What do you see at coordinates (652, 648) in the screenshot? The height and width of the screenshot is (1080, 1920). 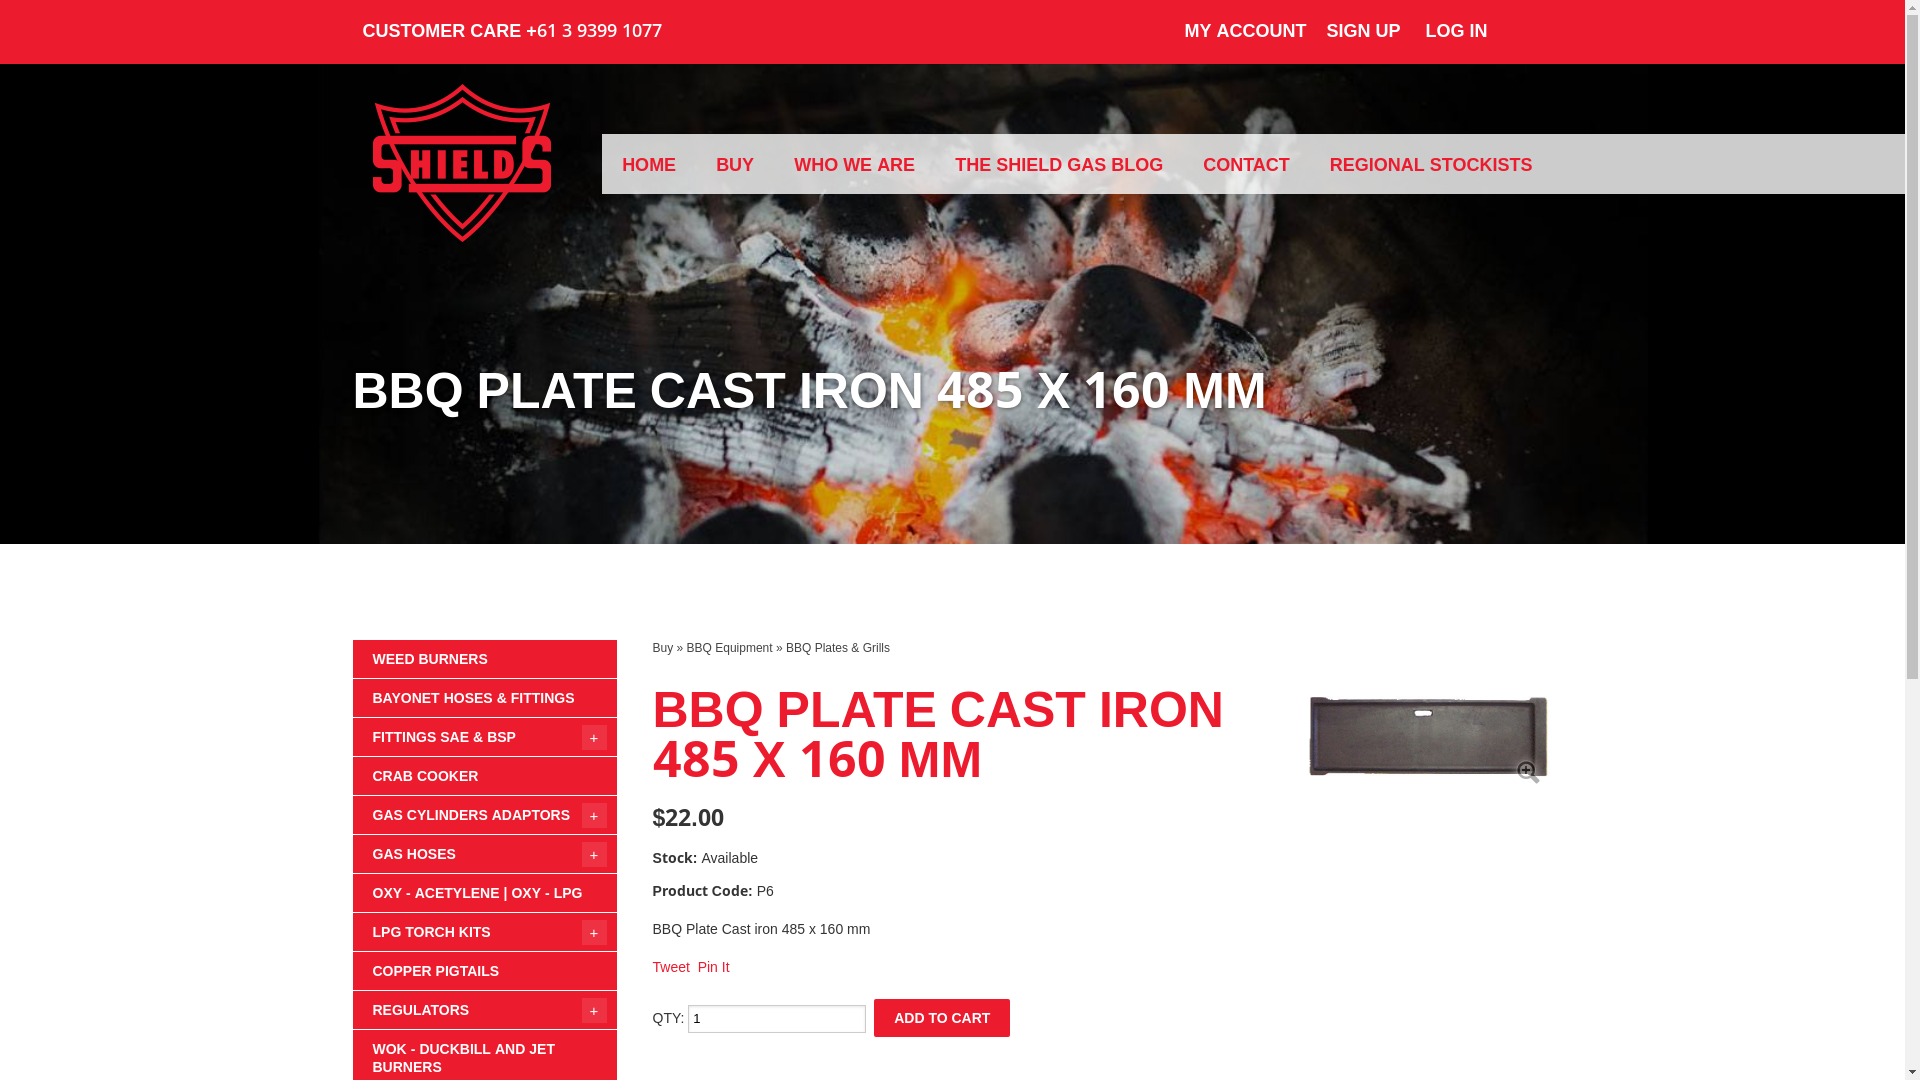 I see `'Buy'` at bounding box center [652, 648].